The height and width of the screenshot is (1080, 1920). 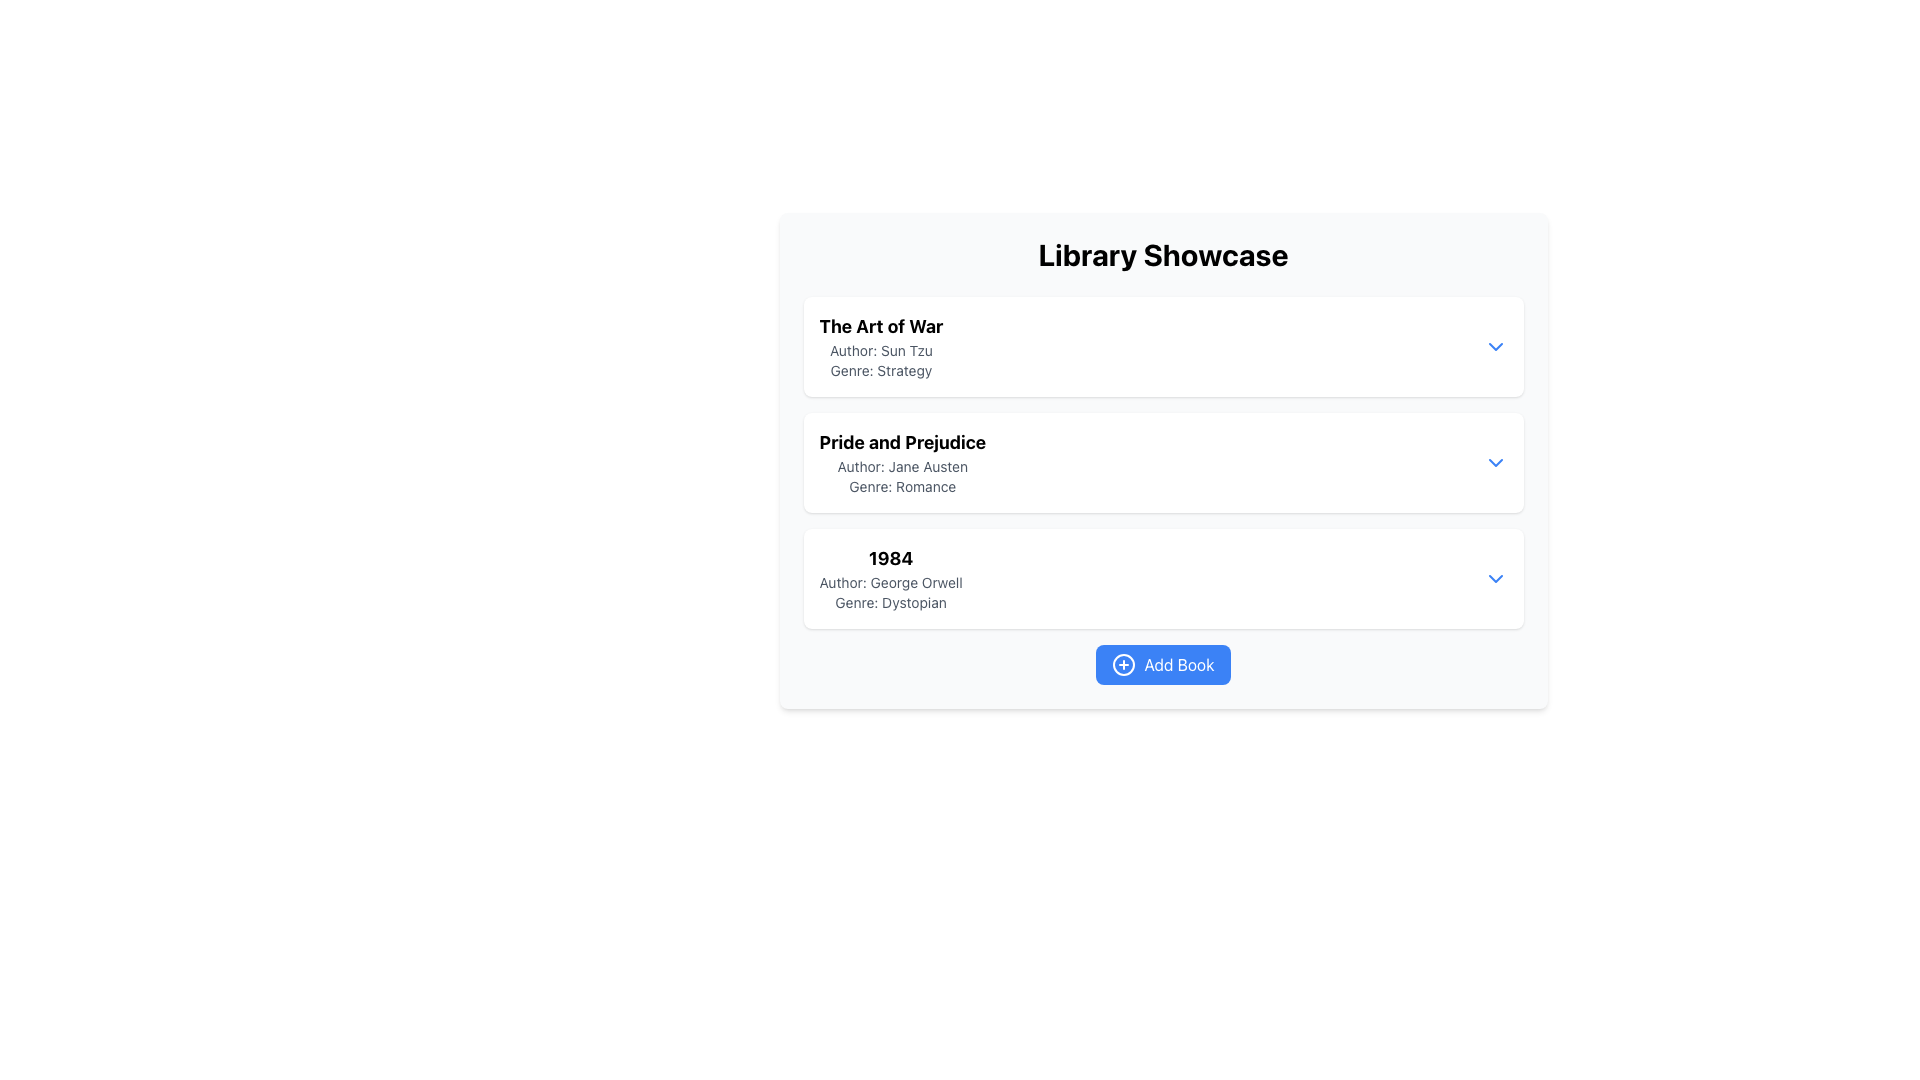 I want to click on the dropdown activator button with SVG icon for the book '1984' to change its color, so click(x=1495, y=578).